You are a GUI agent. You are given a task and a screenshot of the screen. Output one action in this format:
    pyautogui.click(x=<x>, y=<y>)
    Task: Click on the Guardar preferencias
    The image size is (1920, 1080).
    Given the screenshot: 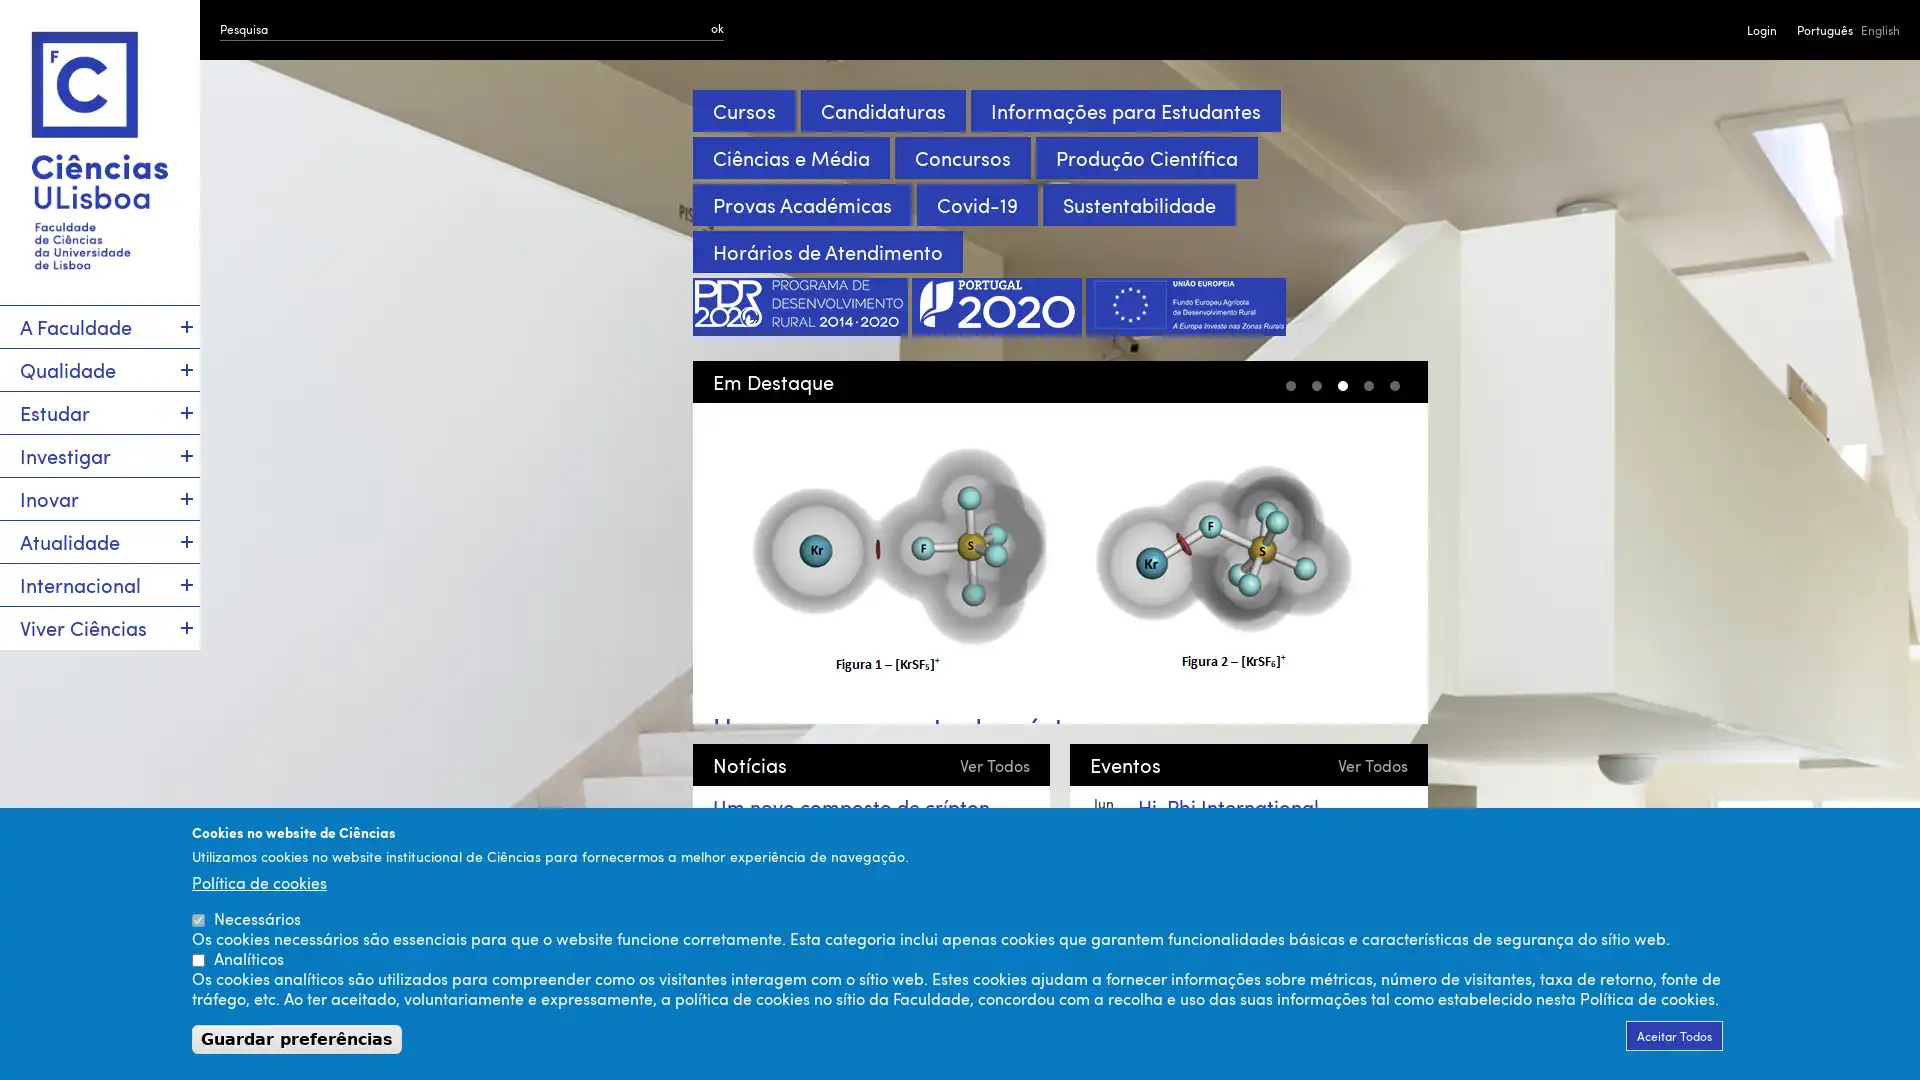 What is the action you would take?
    pyautogui.click(x=296, y=1038)
    